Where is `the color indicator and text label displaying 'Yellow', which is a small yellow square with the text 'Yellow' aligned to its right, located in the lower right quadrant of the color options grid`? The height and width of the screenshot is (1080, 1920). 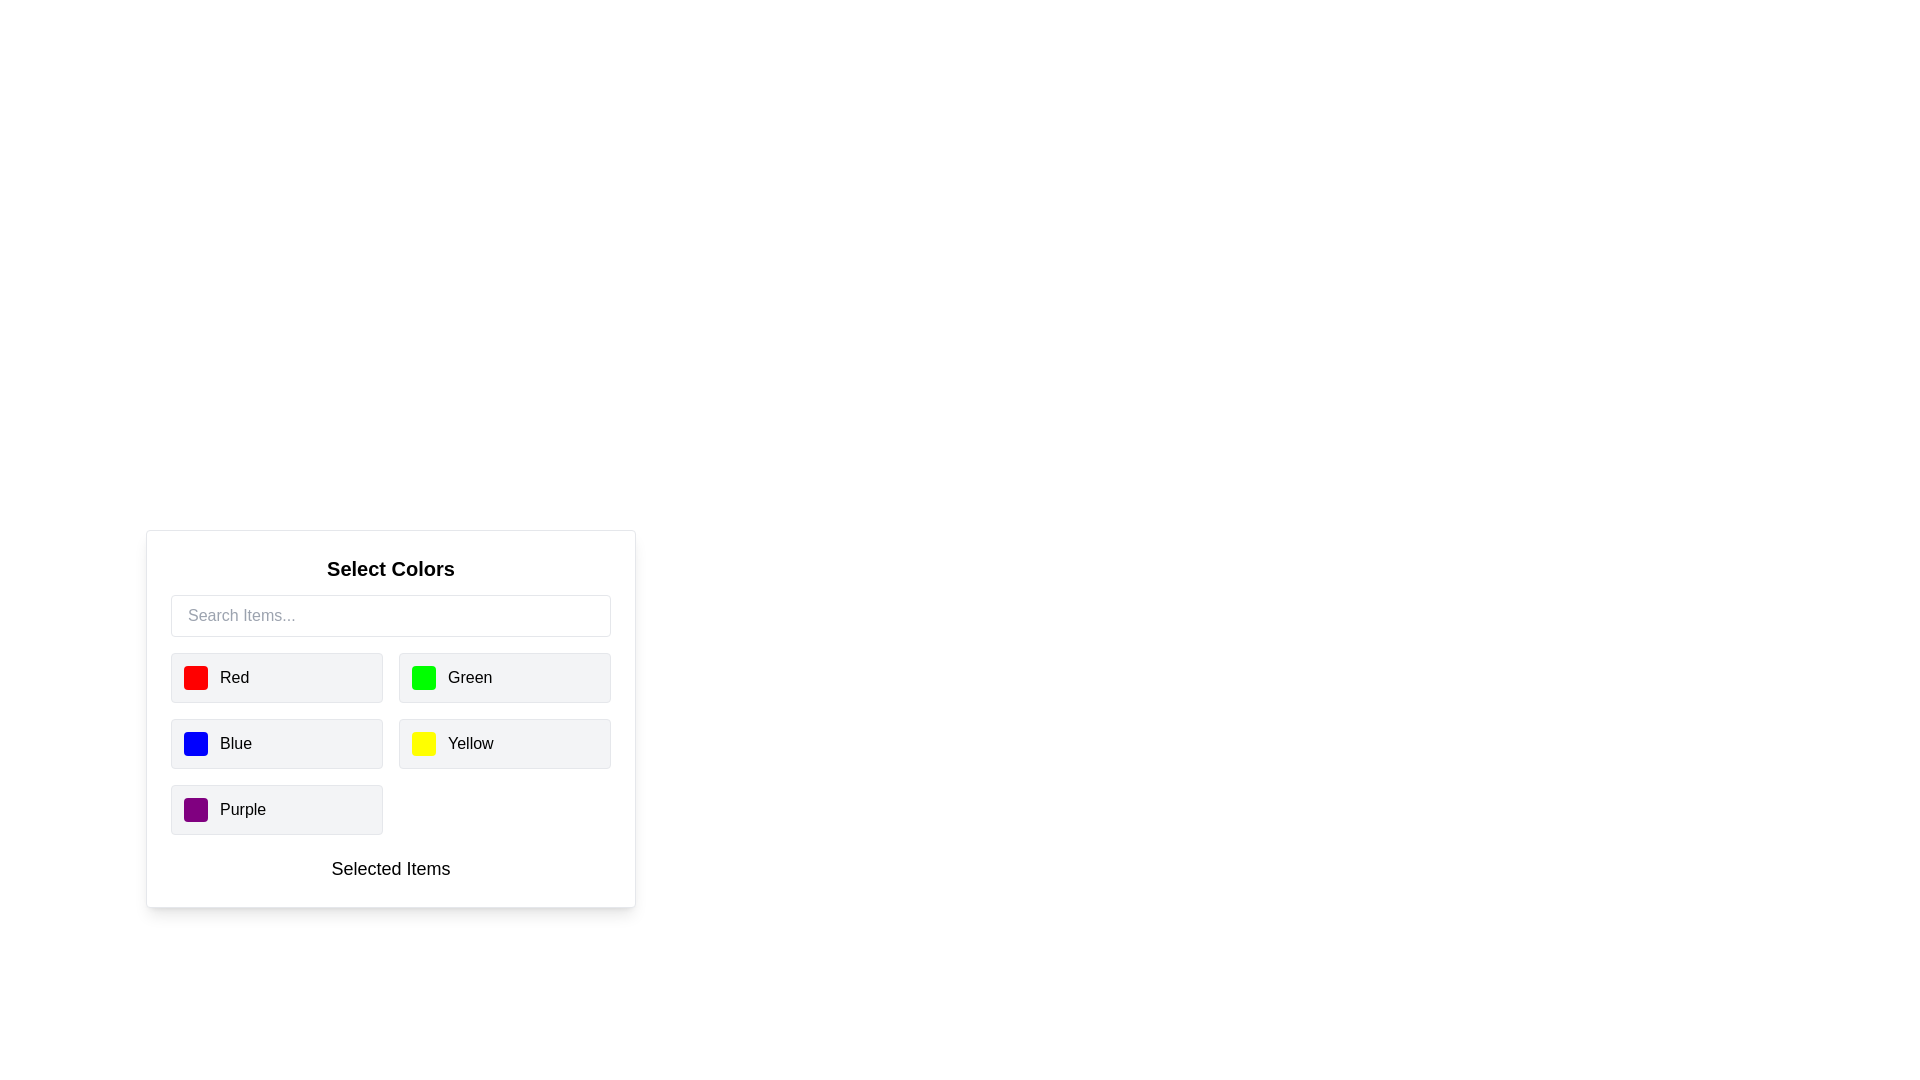 the color indicator and text label displaying 'Yellow', which is a small yellow square with the text 'Yellow' aligned to its right, located in the lower right quadrant of the color options grid is located at coordinates (451, 744).